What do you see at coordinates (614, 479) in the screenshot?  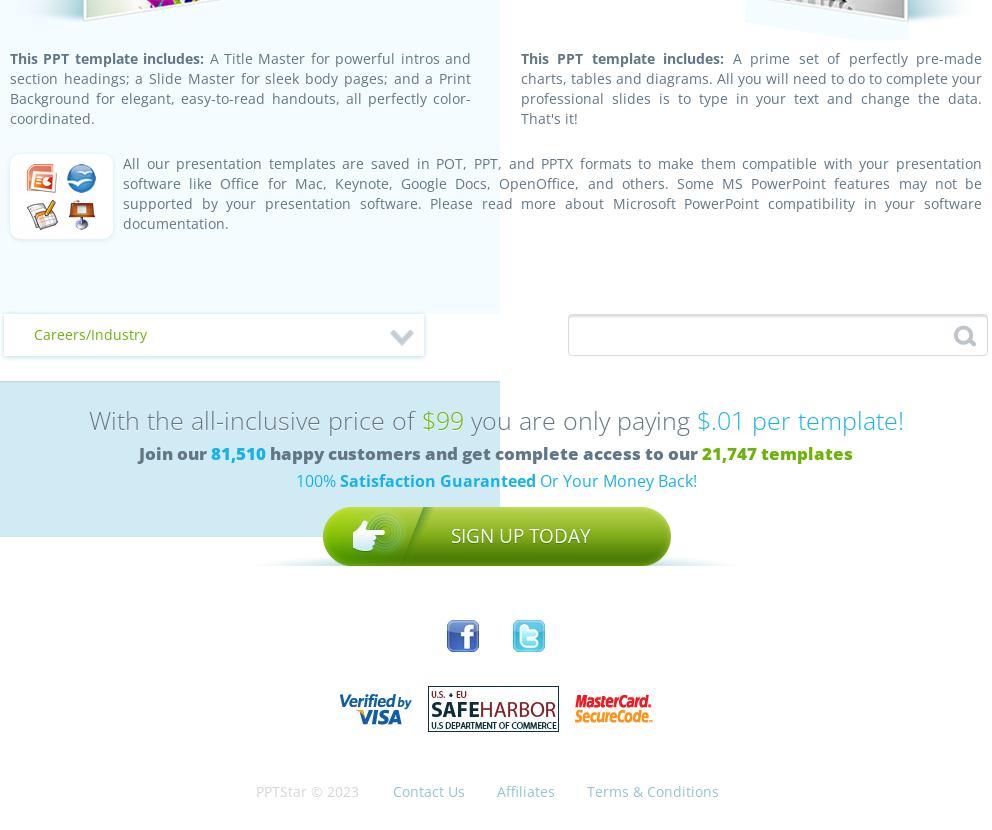 I see `'Or Your Money Back!'` at bounding box center [614, 479].